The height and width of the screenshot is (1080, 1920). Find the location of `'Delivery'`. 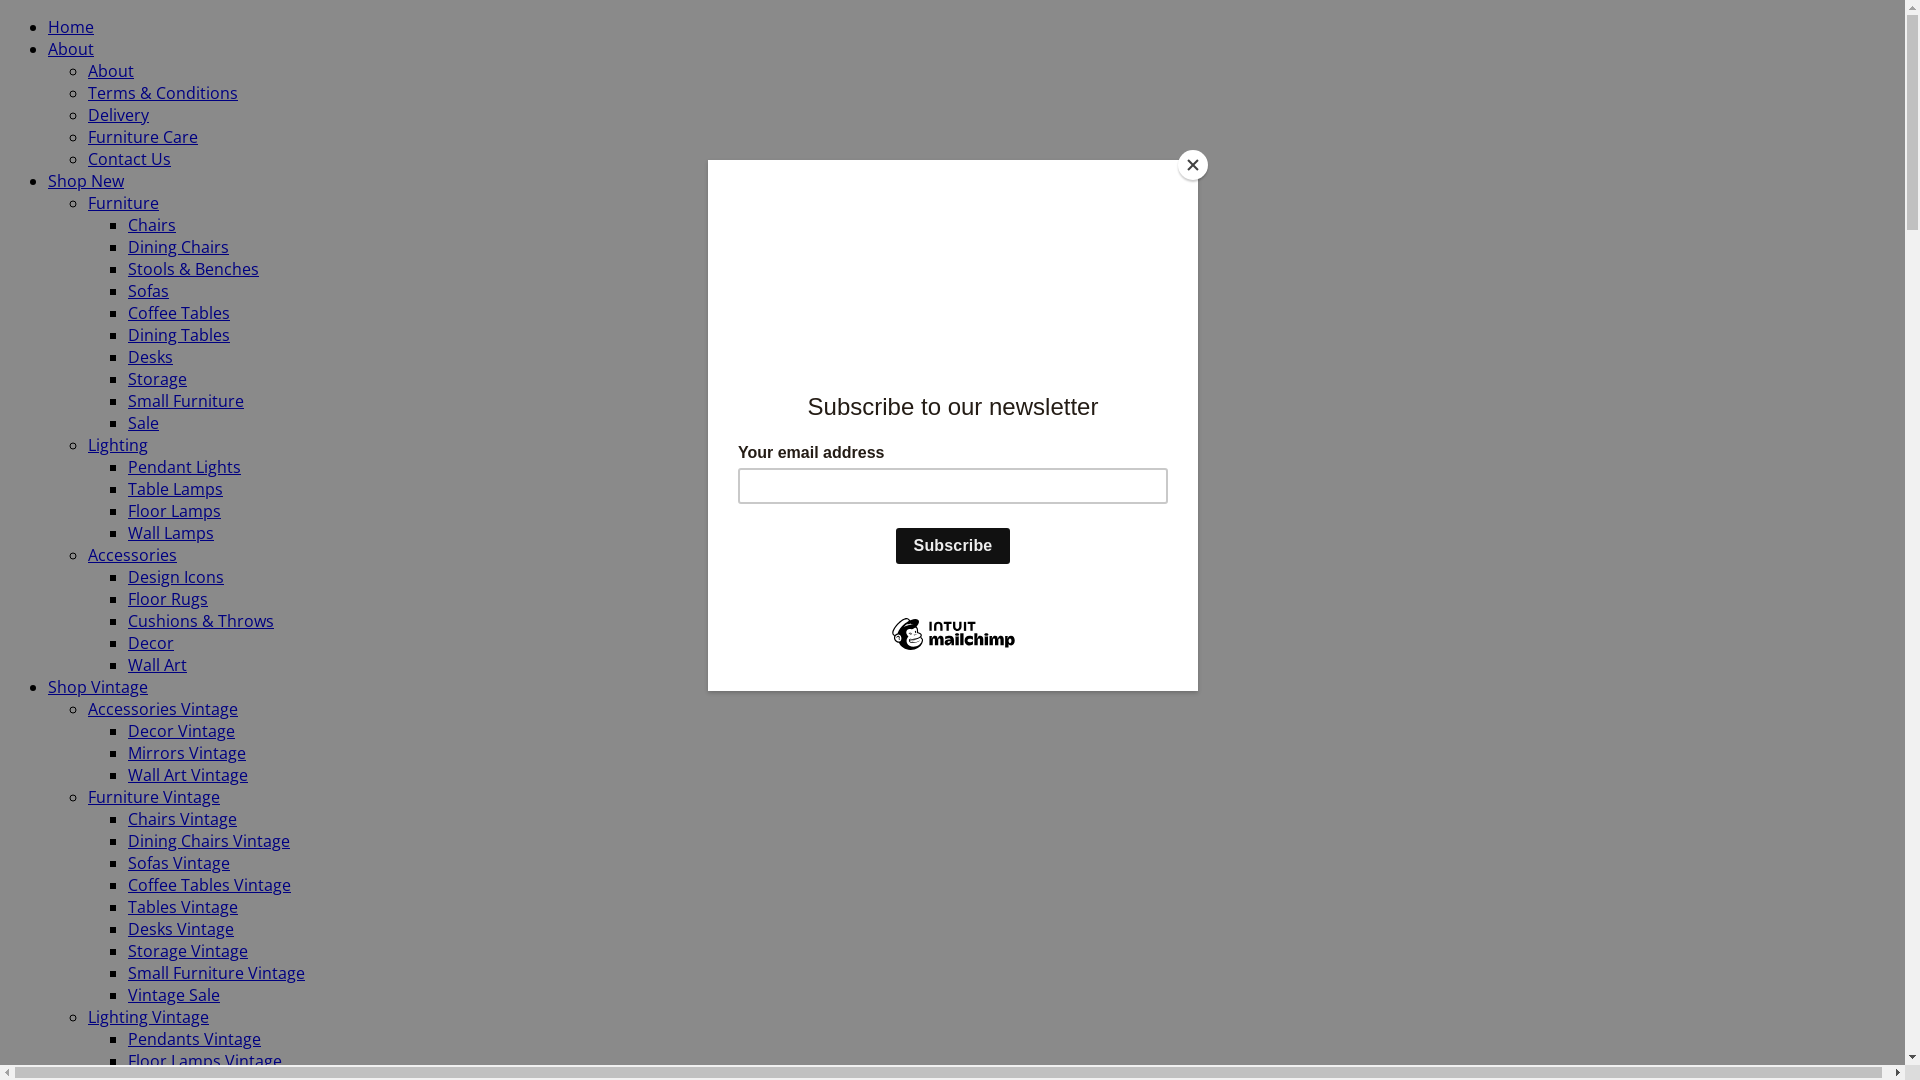

'Delivery' is located at coordinates (86, 115).